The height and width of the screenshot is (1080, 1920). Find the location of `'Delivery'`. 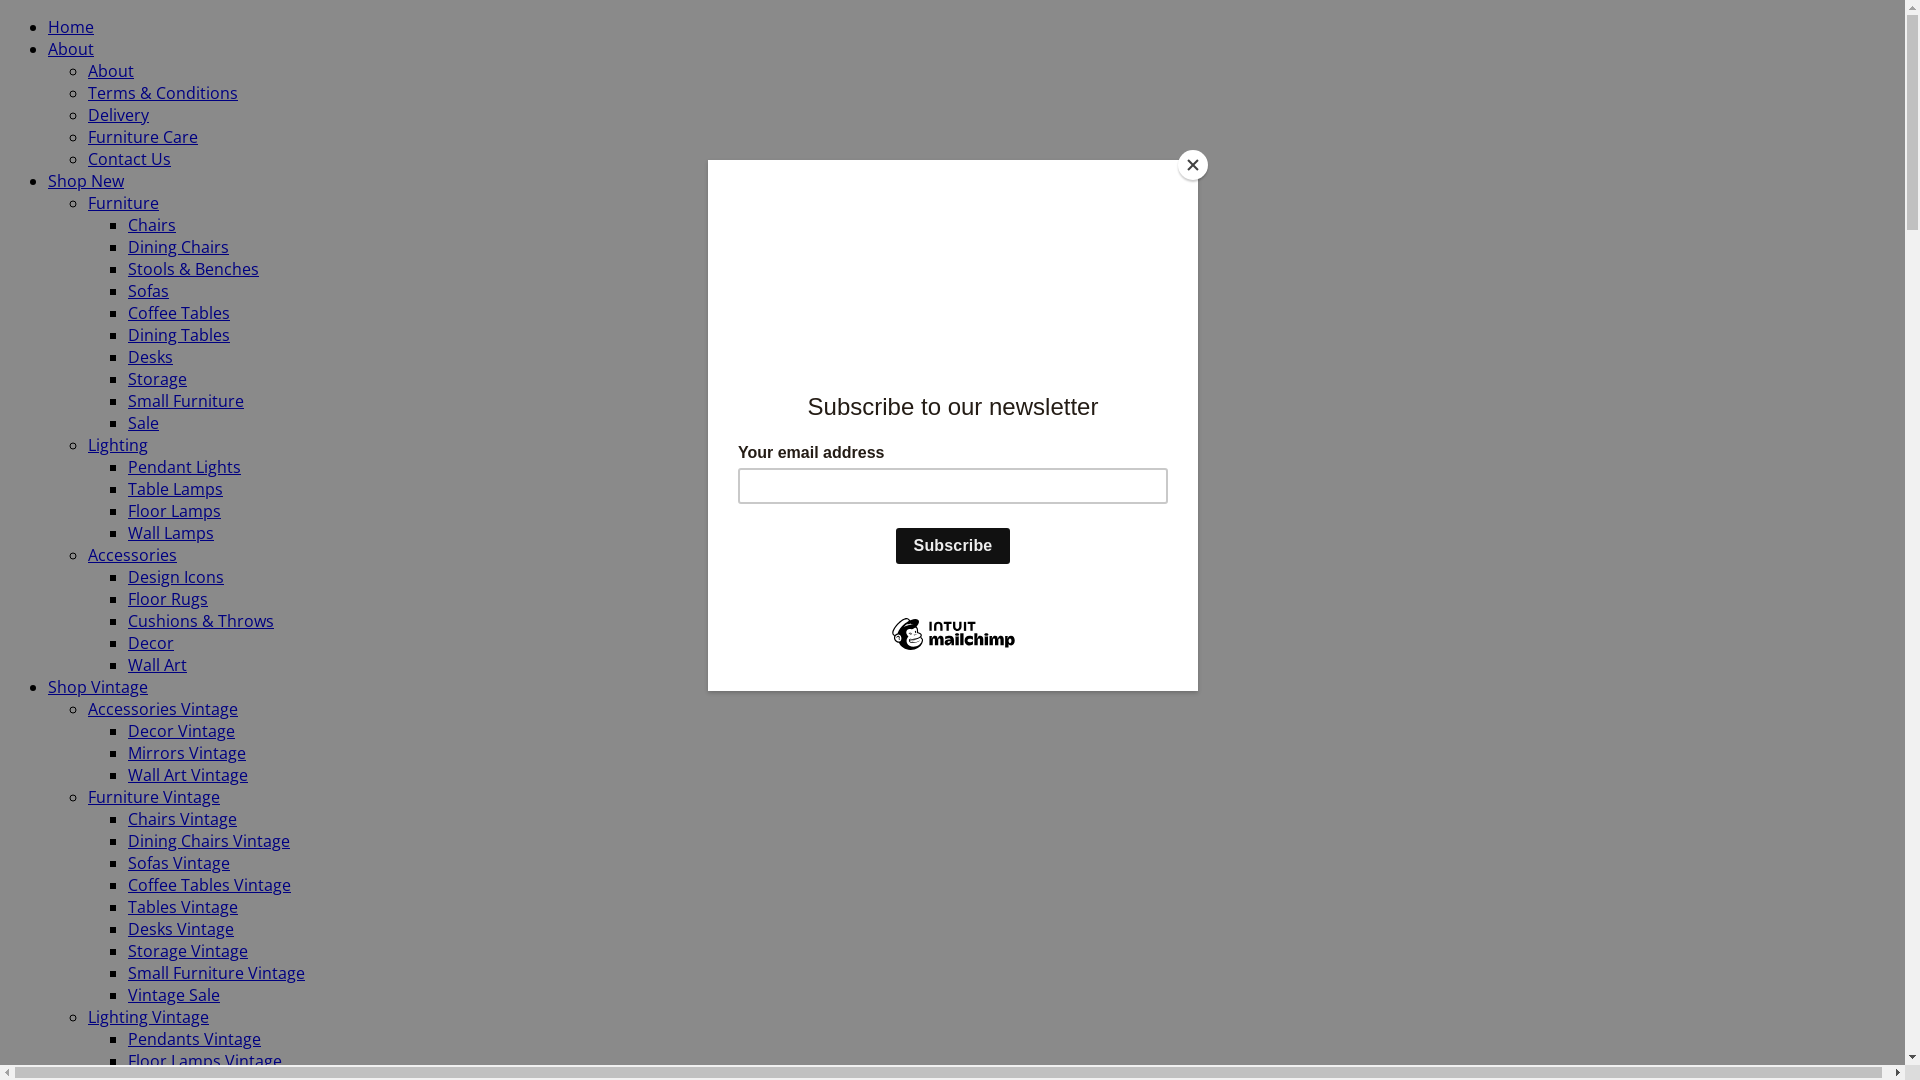

'Delivery' is located at coordinates (86, 115).